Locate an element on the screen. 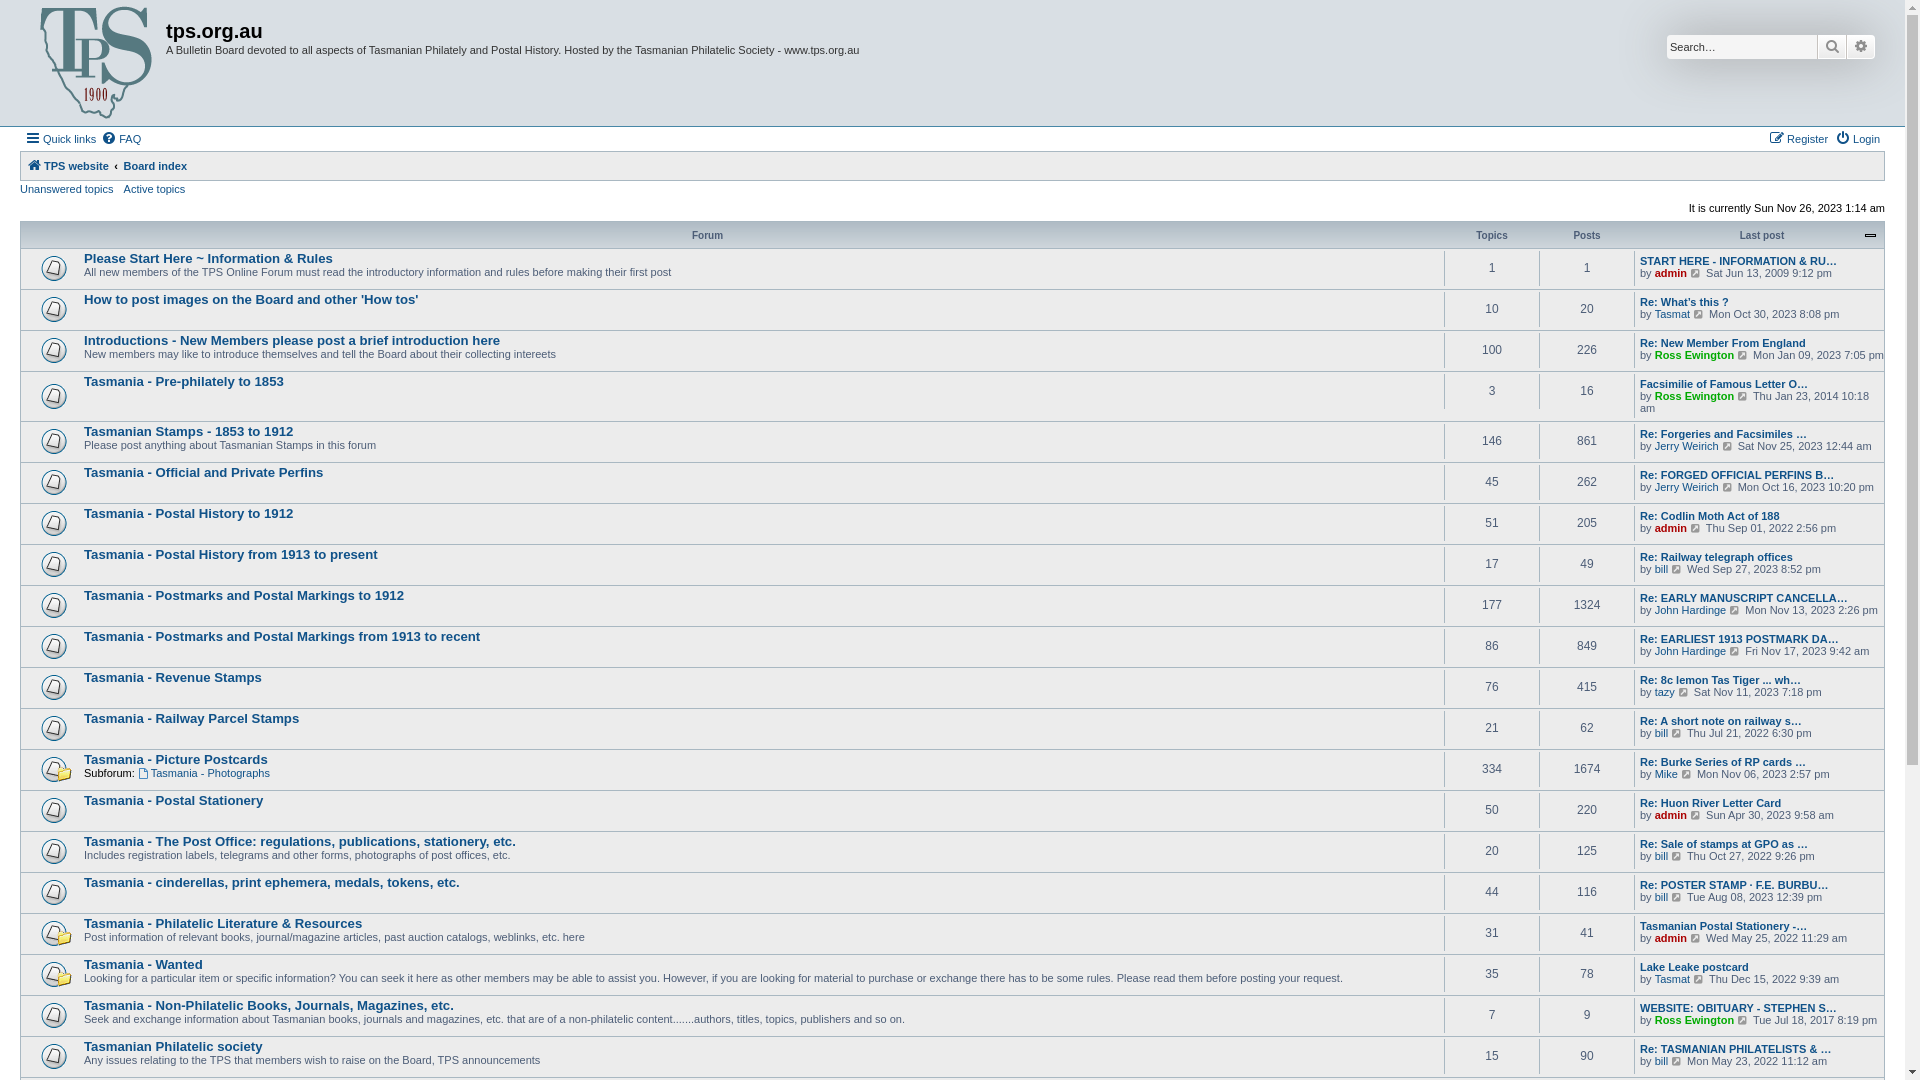  'Jerry Weirich' is located at coordinates (1685, 445).